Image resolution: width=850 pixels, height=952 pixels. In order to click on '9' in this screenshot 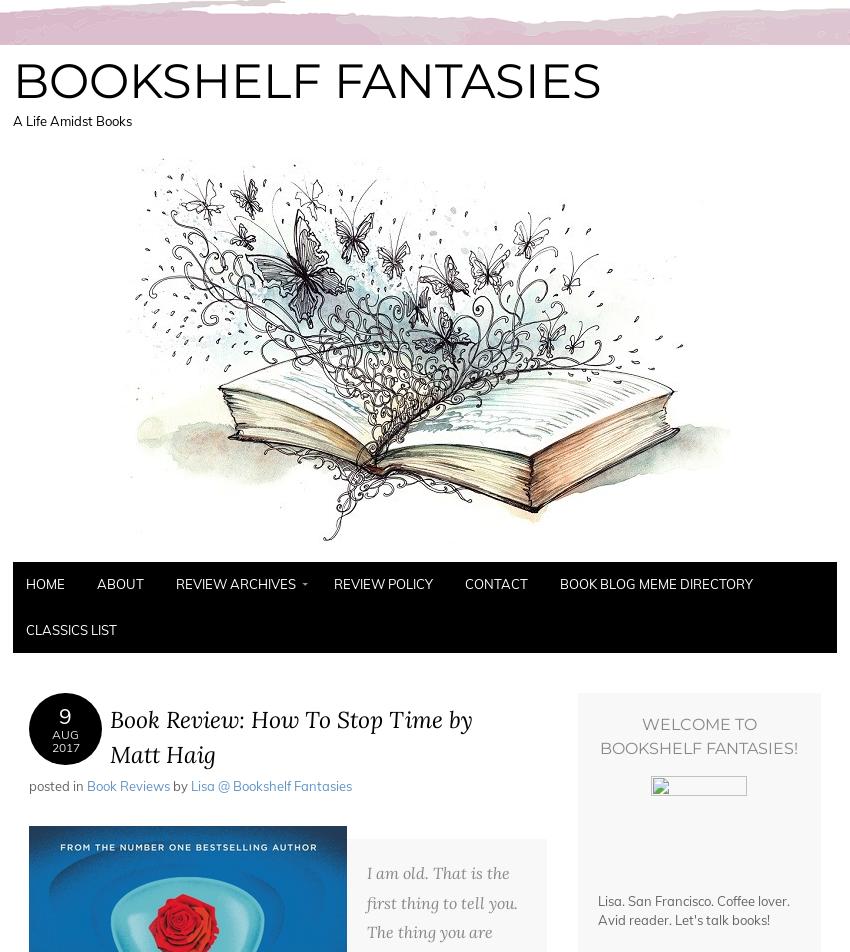, I will do `click(65, 715)`.